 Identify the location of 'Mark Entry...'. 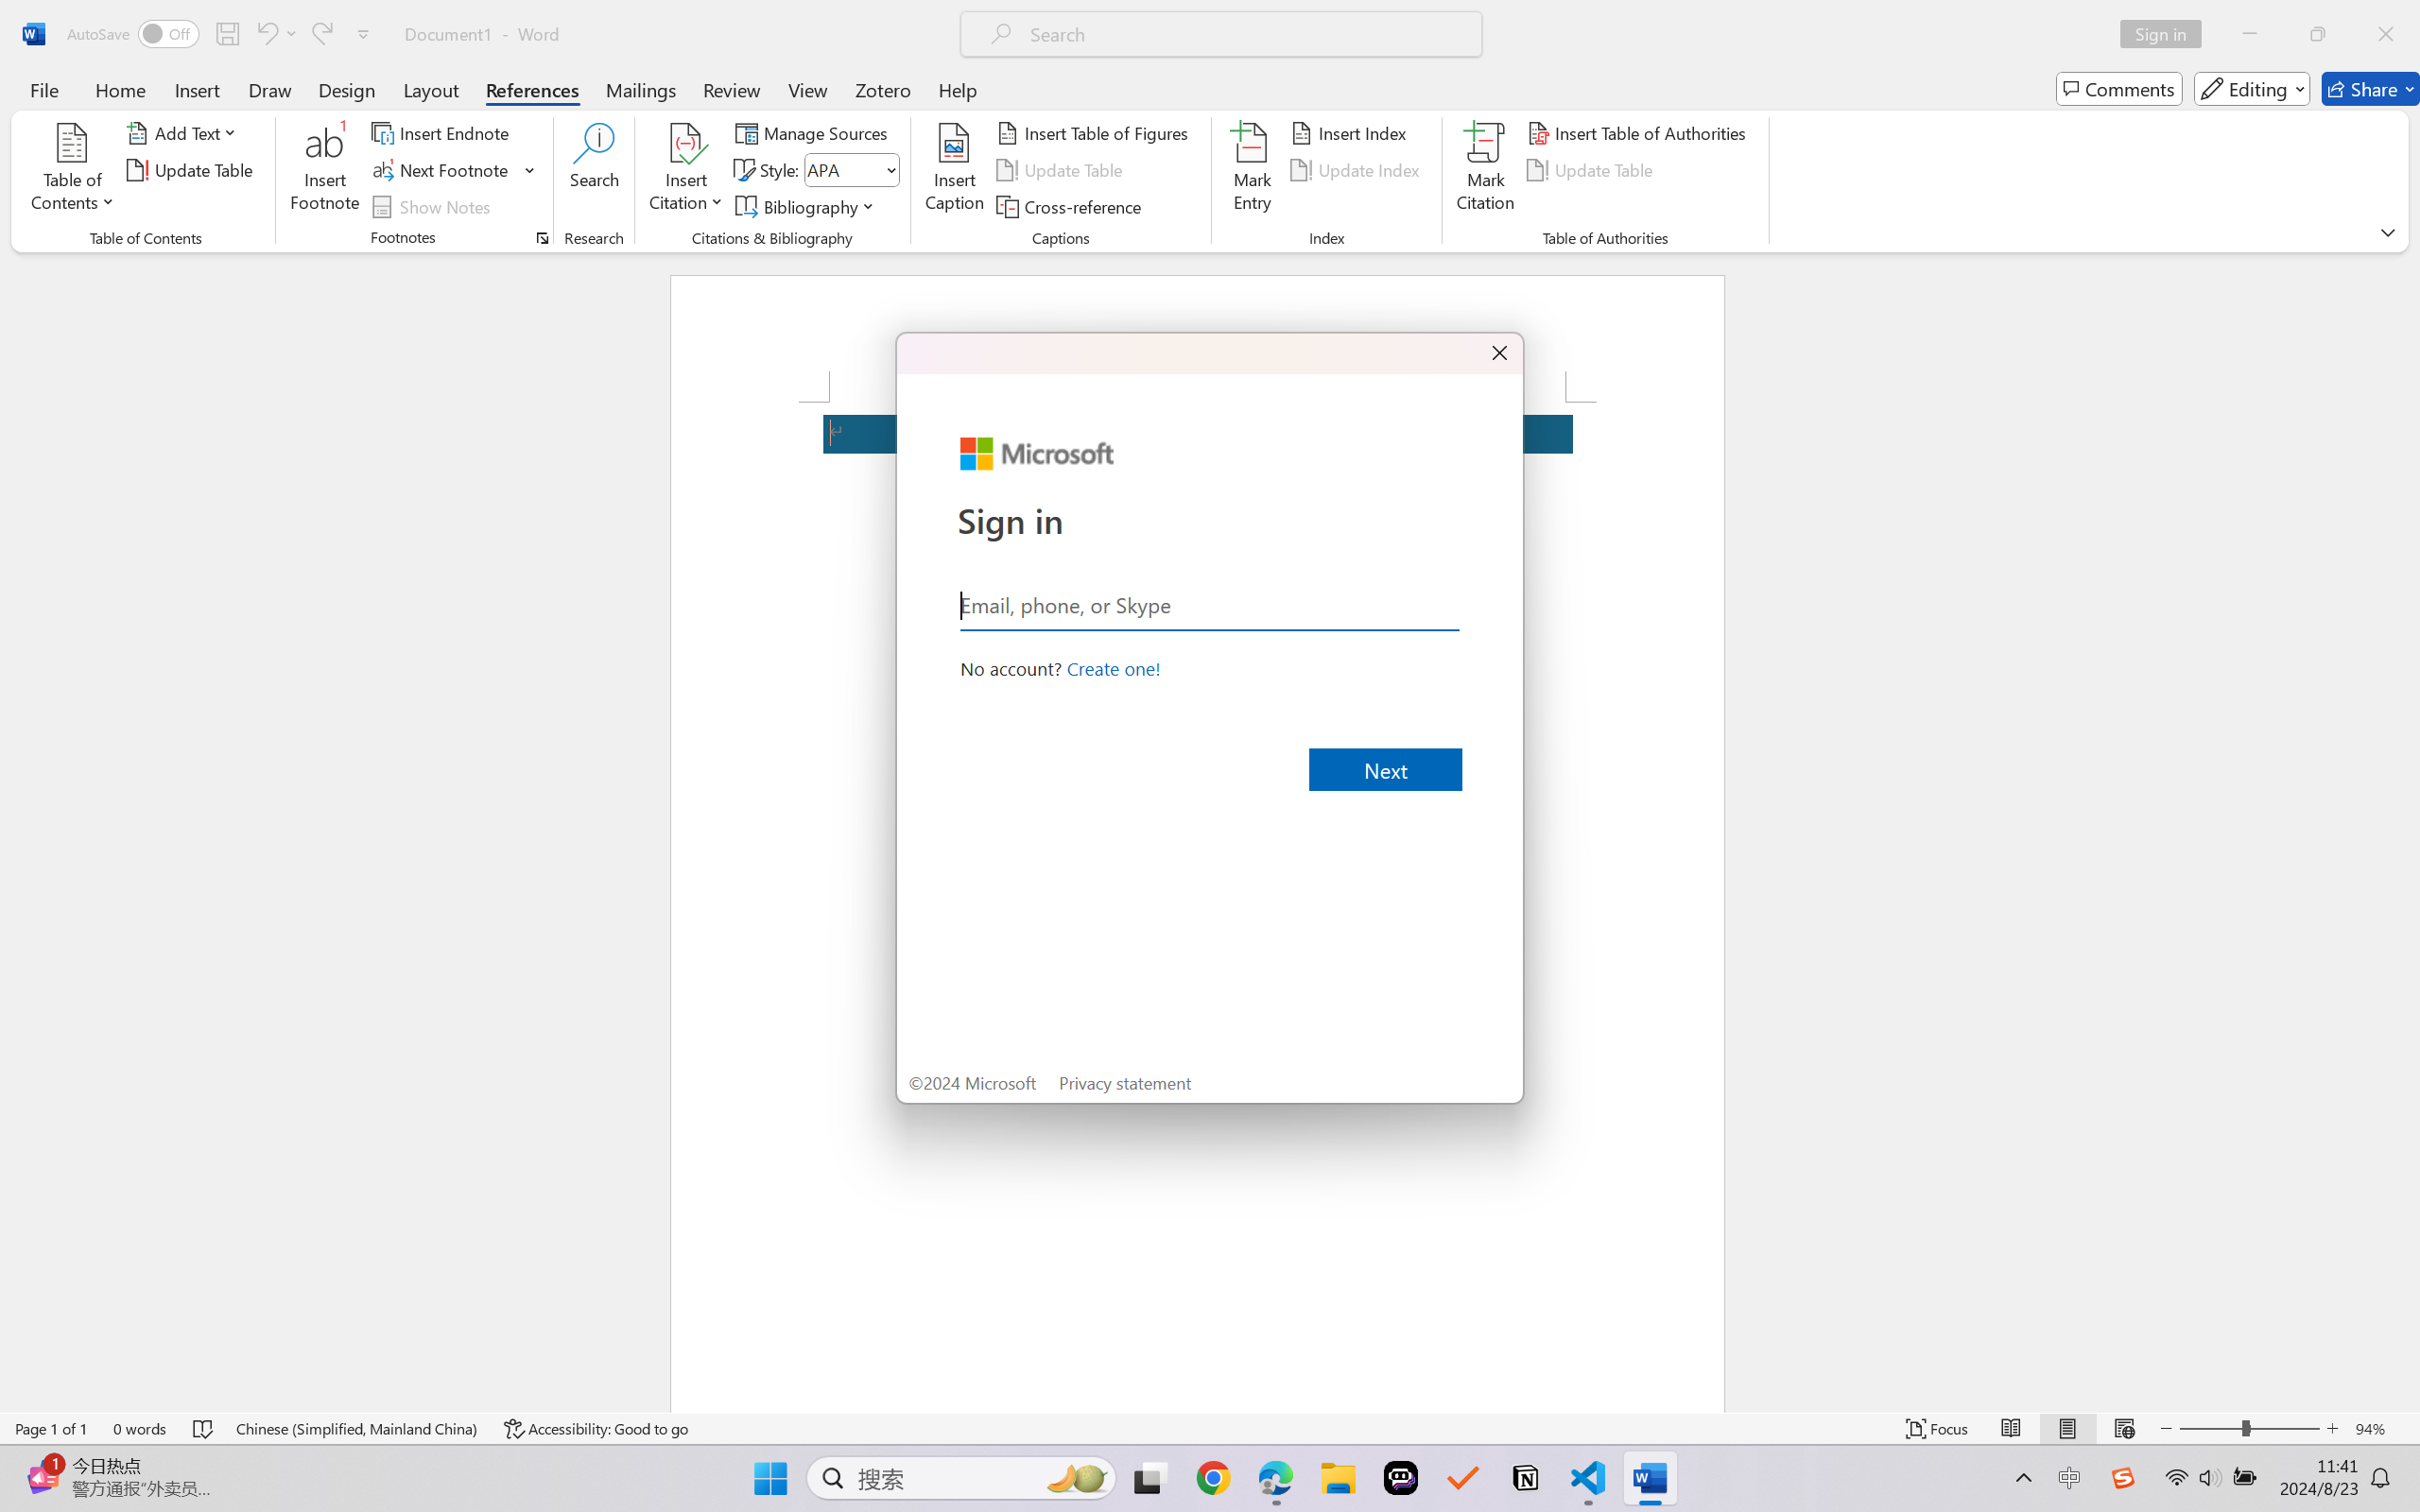
(1252, 170).